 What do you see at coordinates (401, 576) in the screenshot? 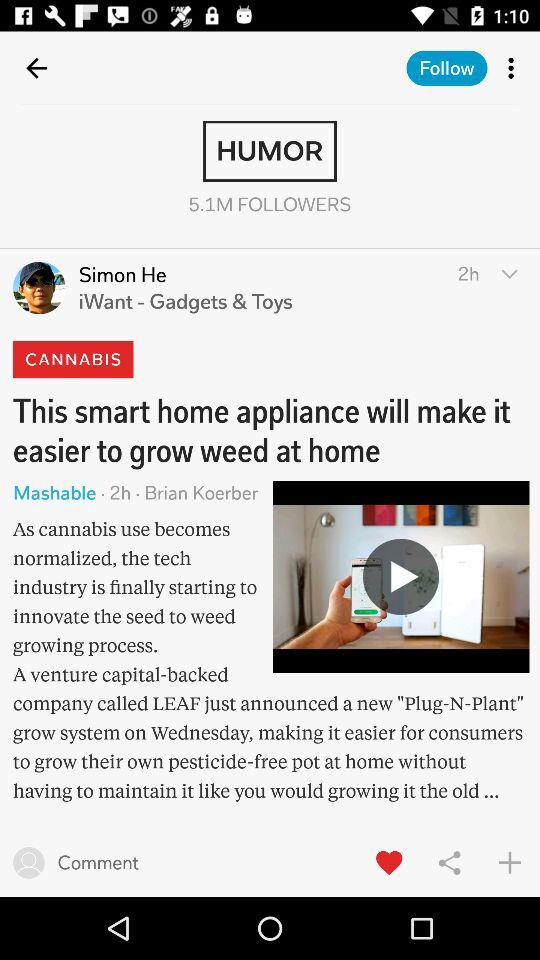
I see `the play icon` at bounding box center [401, 576].